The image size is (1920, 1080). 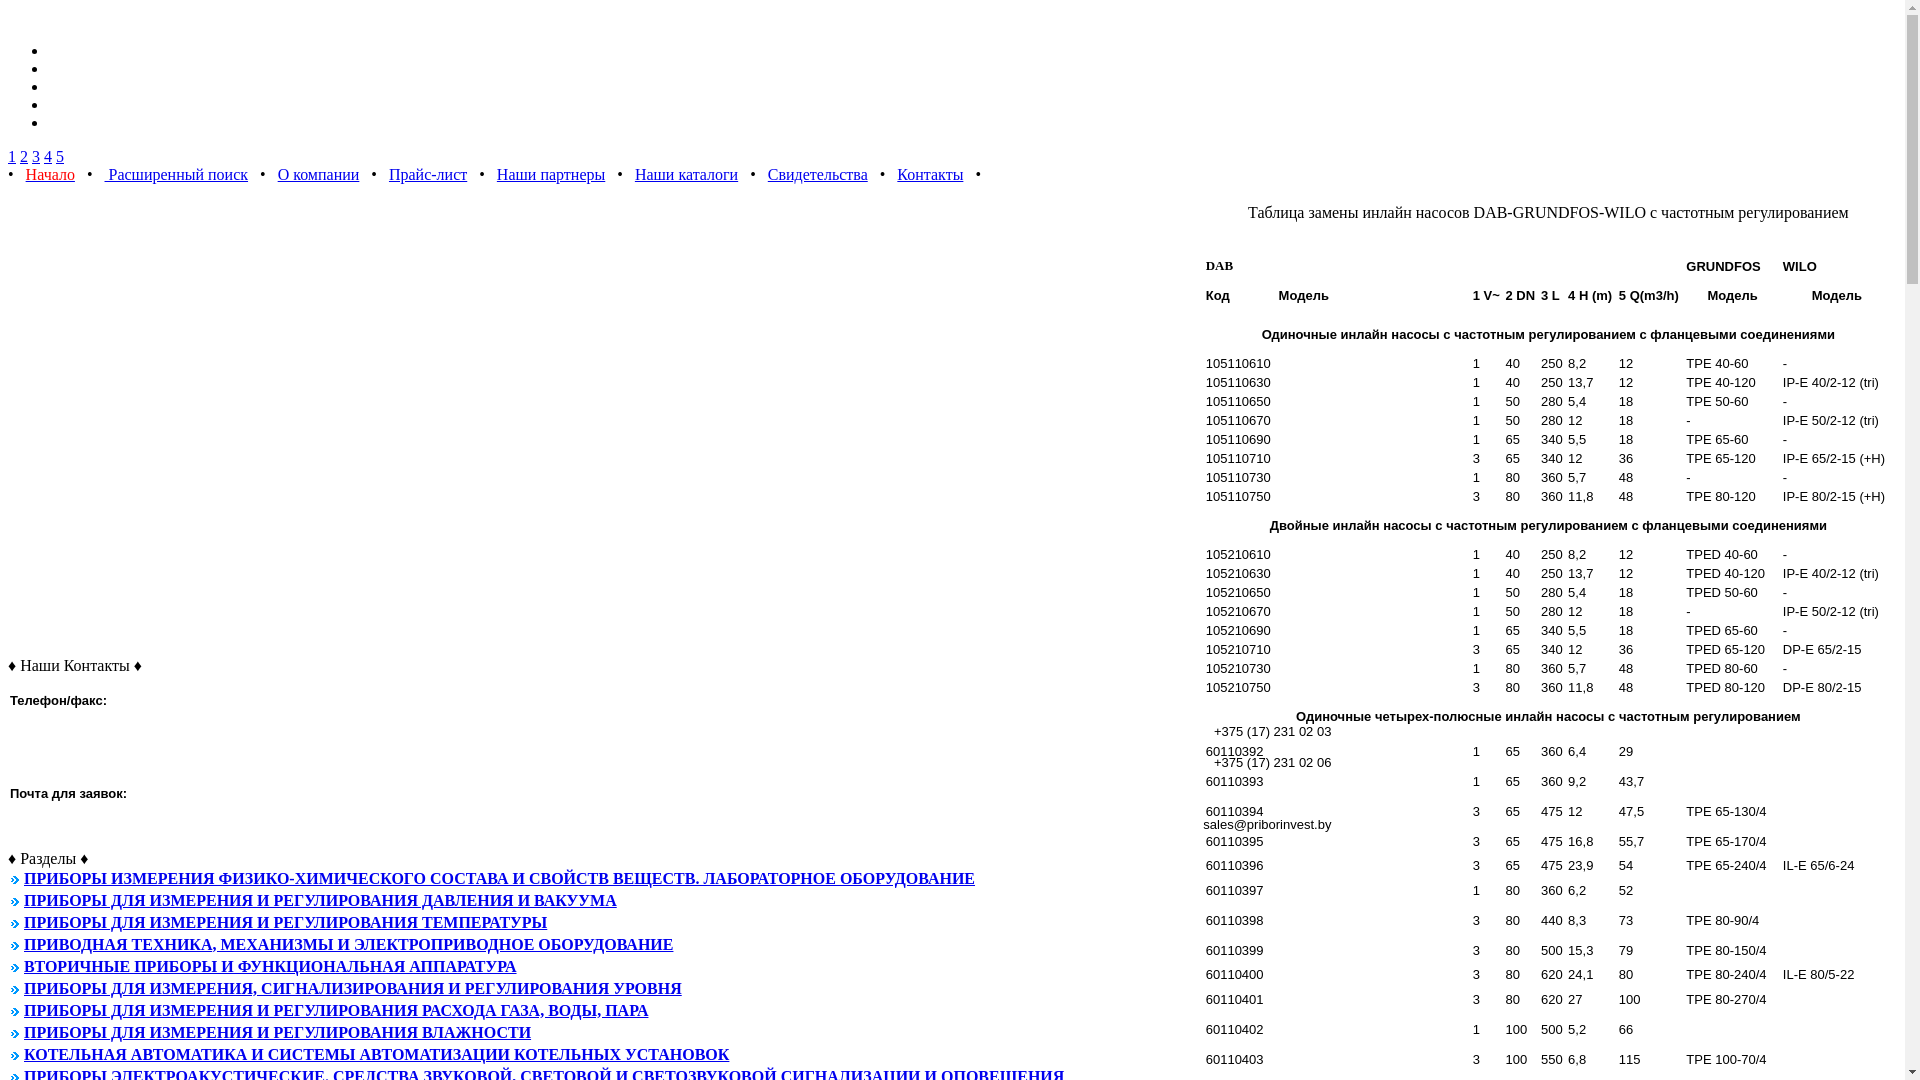 What do you see at coordinates (8, 155) in the screenshot?
I see `'1'` at bounding box center [8, 155].